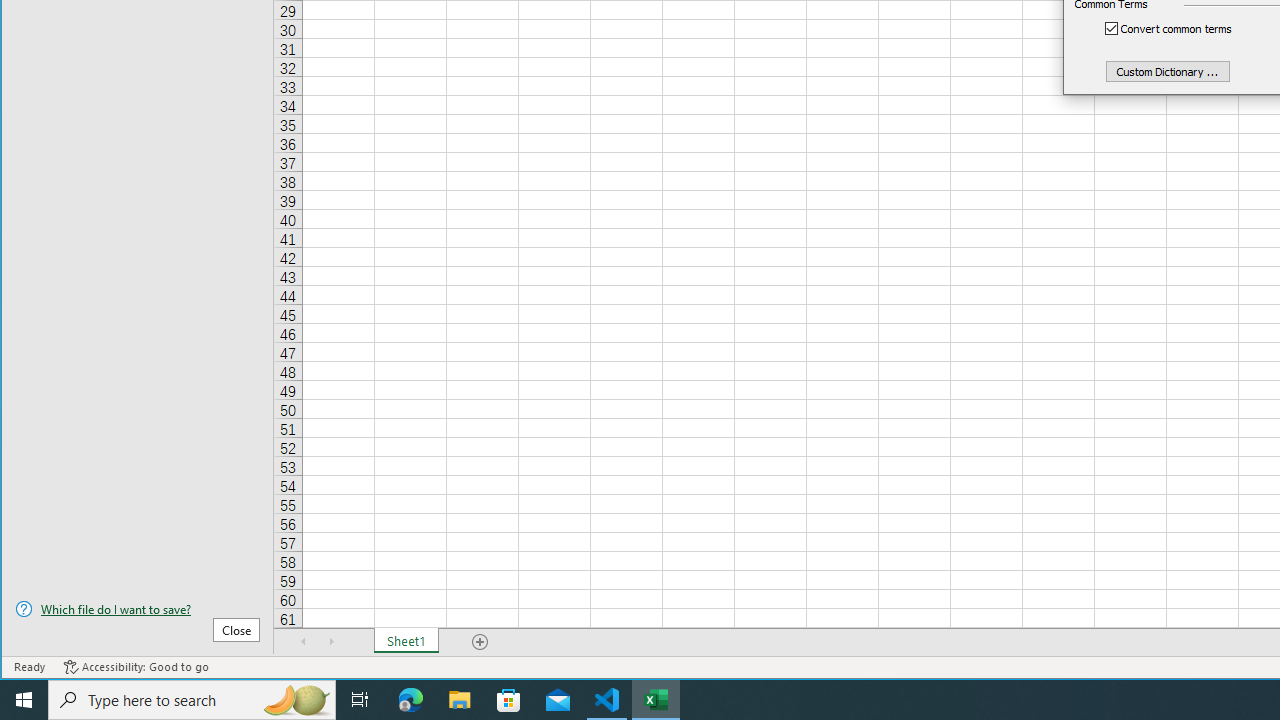  I want to click on 'File Explorer', so click(459, 698).